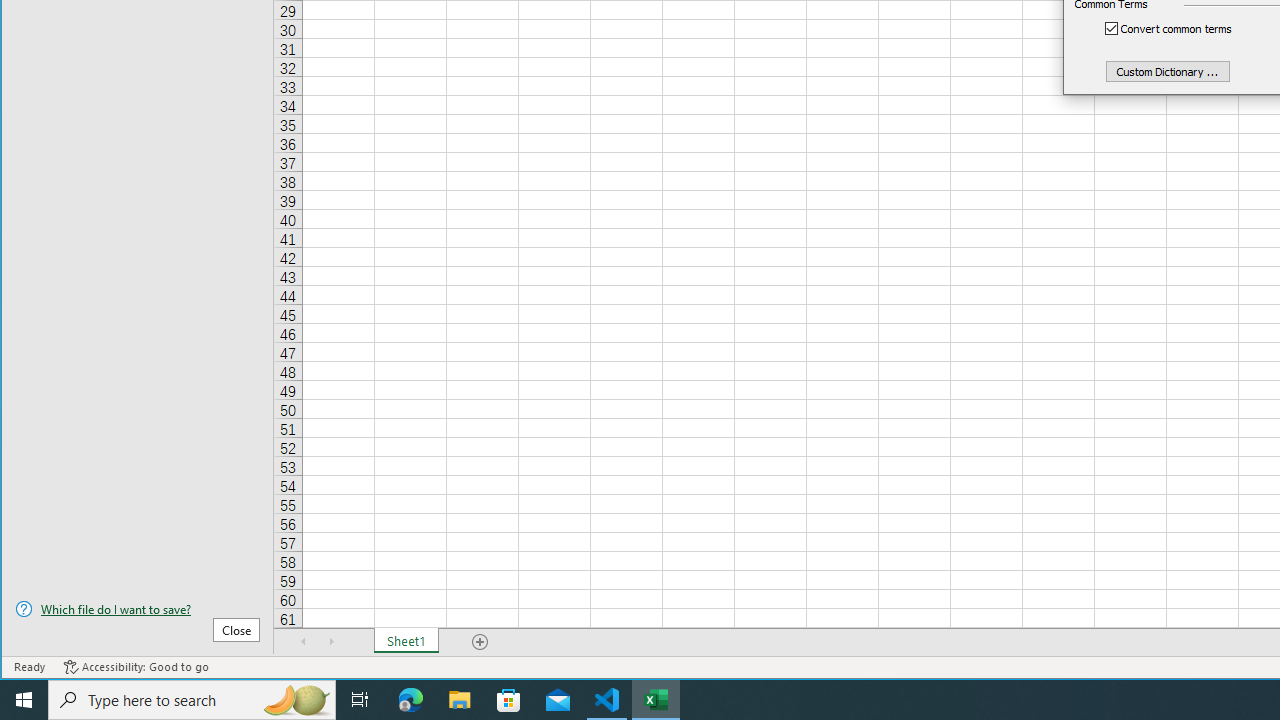  I want to click on 'File Explorer', so click(459, 698).